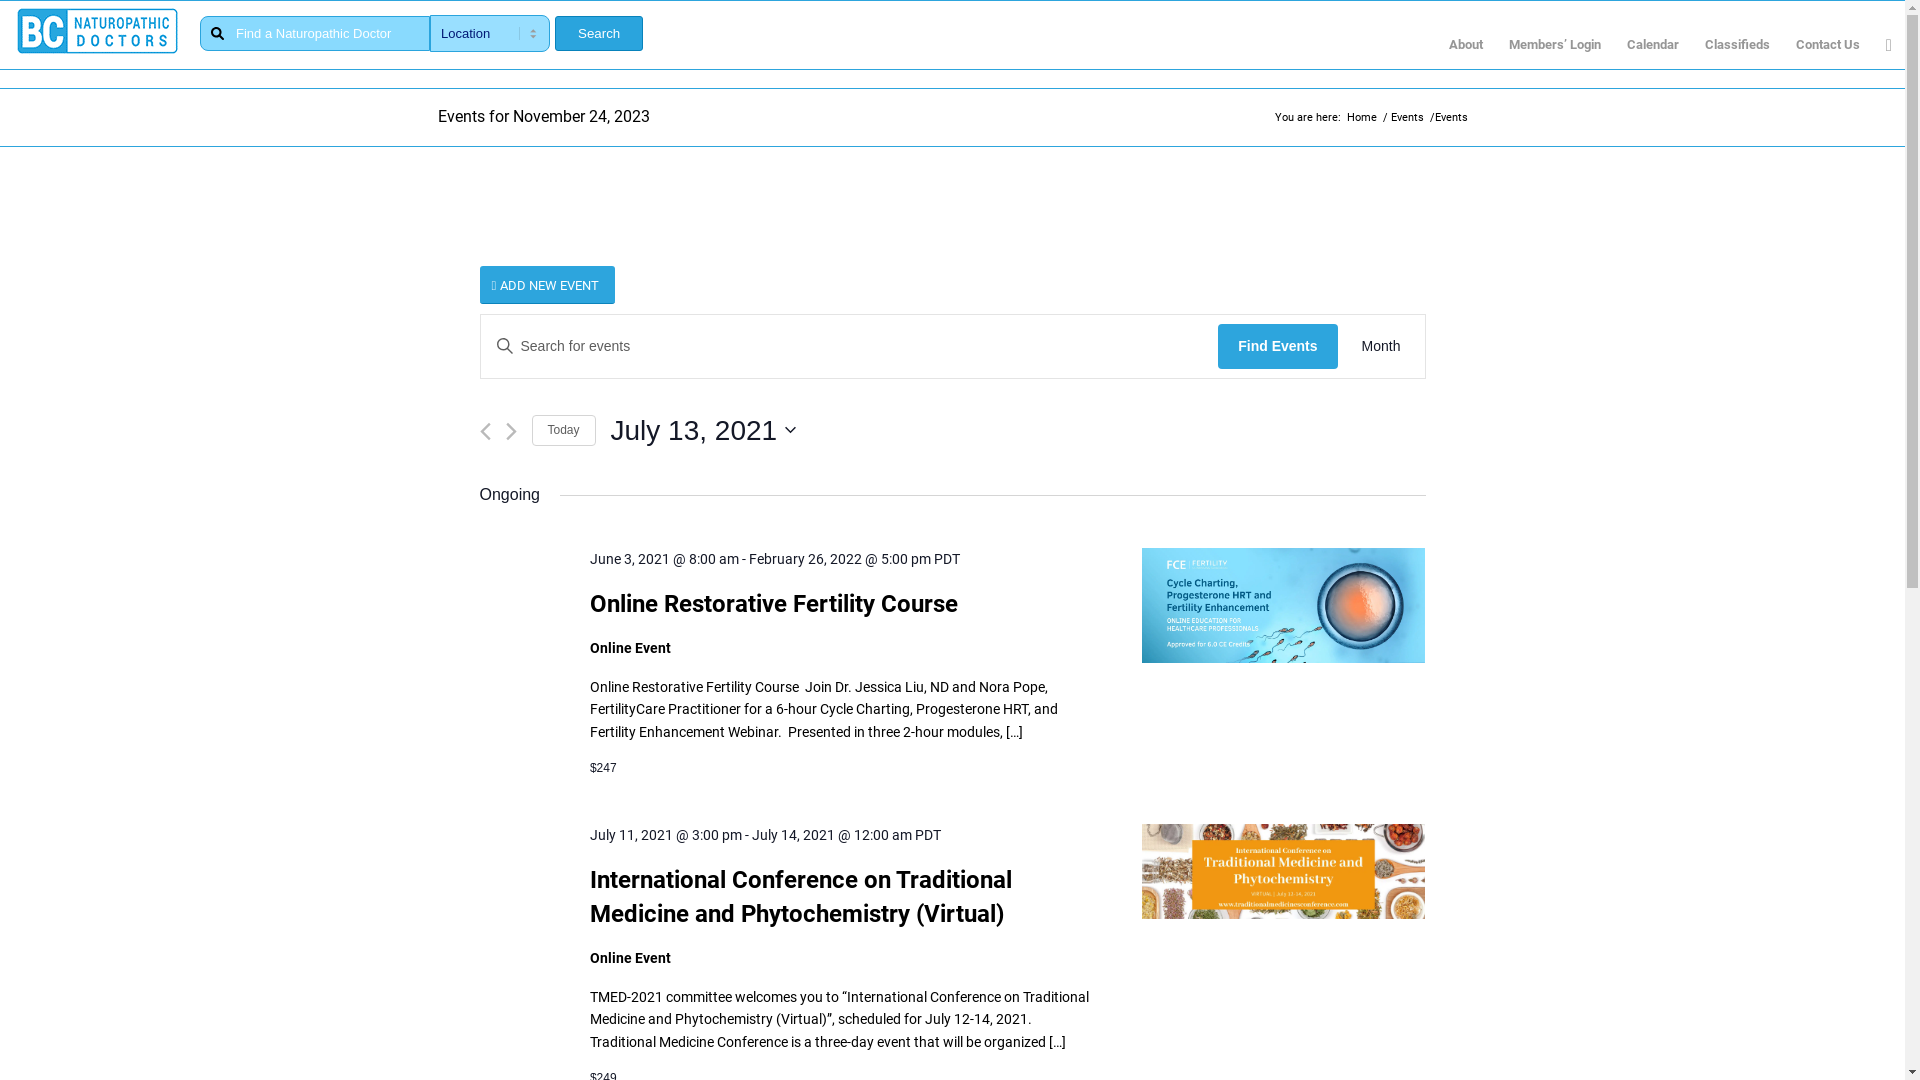 This screenshot has width=1920, height=1080. Describe the element at coordinates (772, 603) in the screenshot. I see `'Online Restorative Fertility Course'` at that location.